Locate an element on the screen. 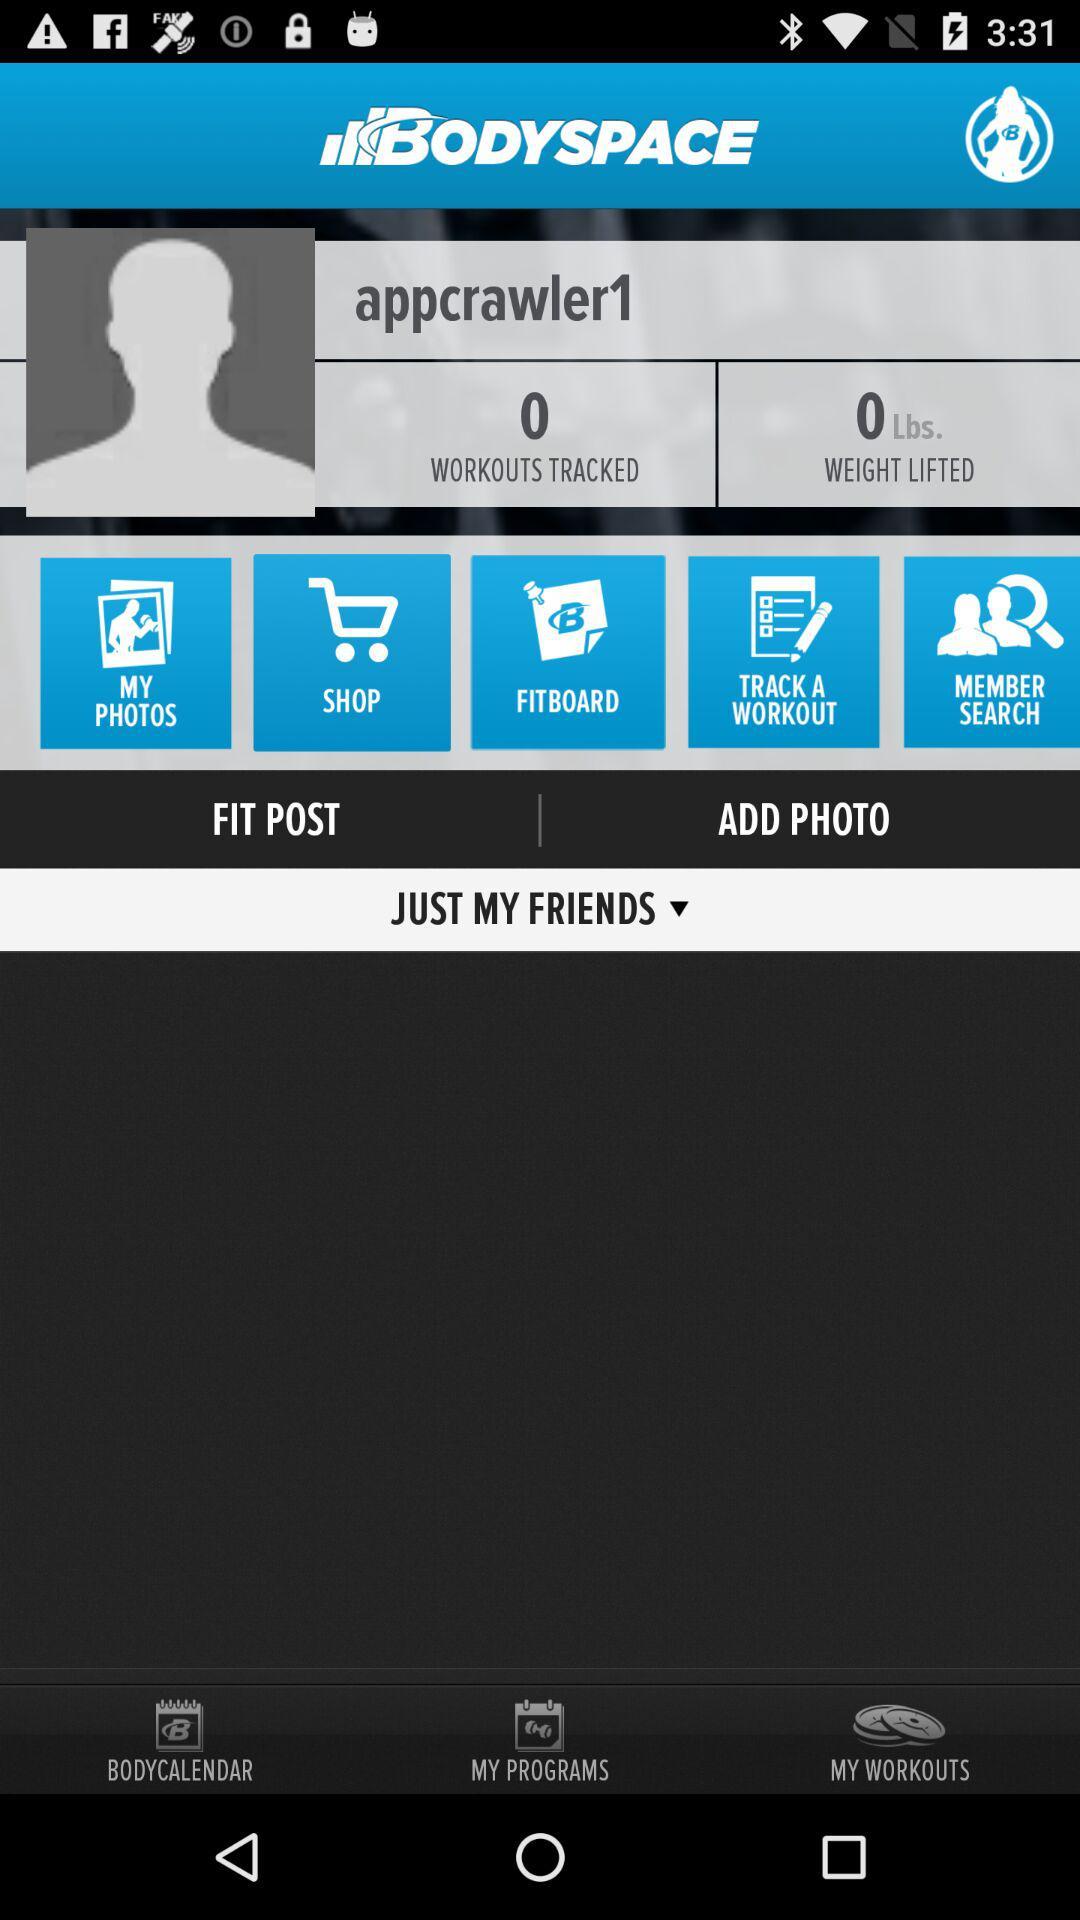  icon below the appcrawler1 icon is located at coordinates (534, 469).